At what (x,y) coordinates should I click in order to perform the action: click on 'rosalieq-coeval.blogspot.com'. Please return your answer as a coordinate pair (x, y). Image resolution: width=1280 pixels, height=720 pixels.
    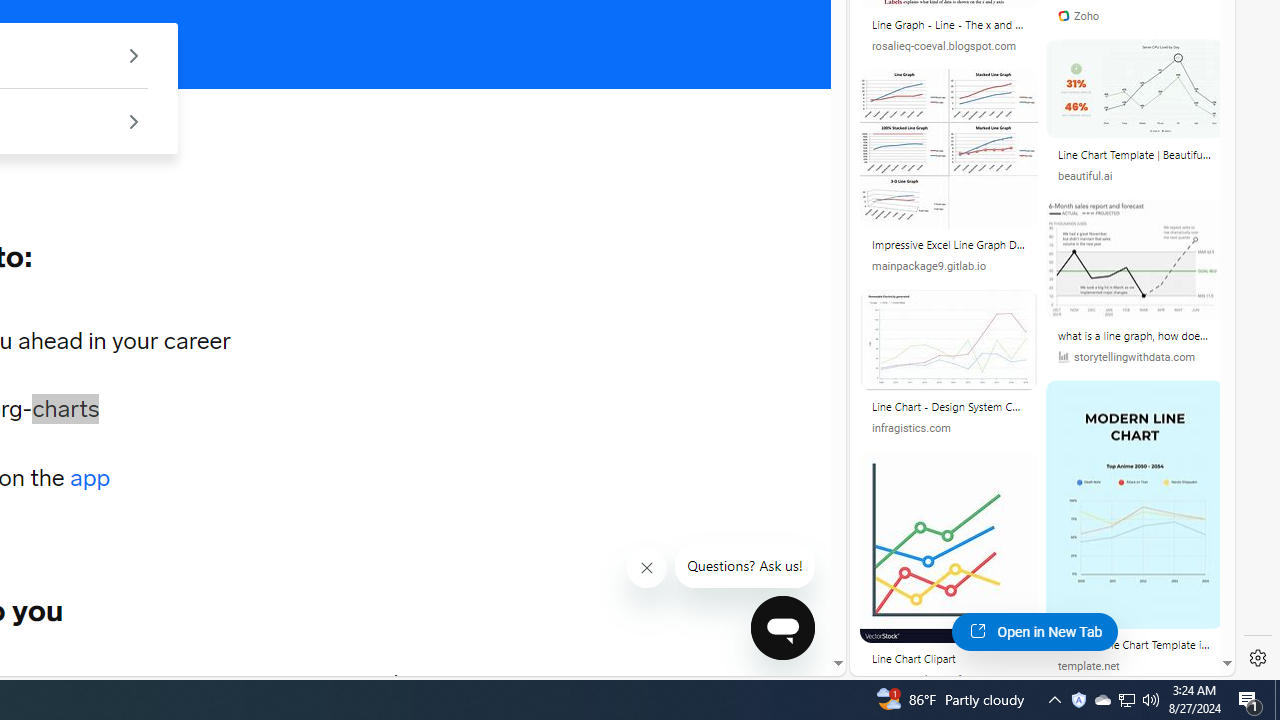
    Looking at the image, I should click on (948, 45).